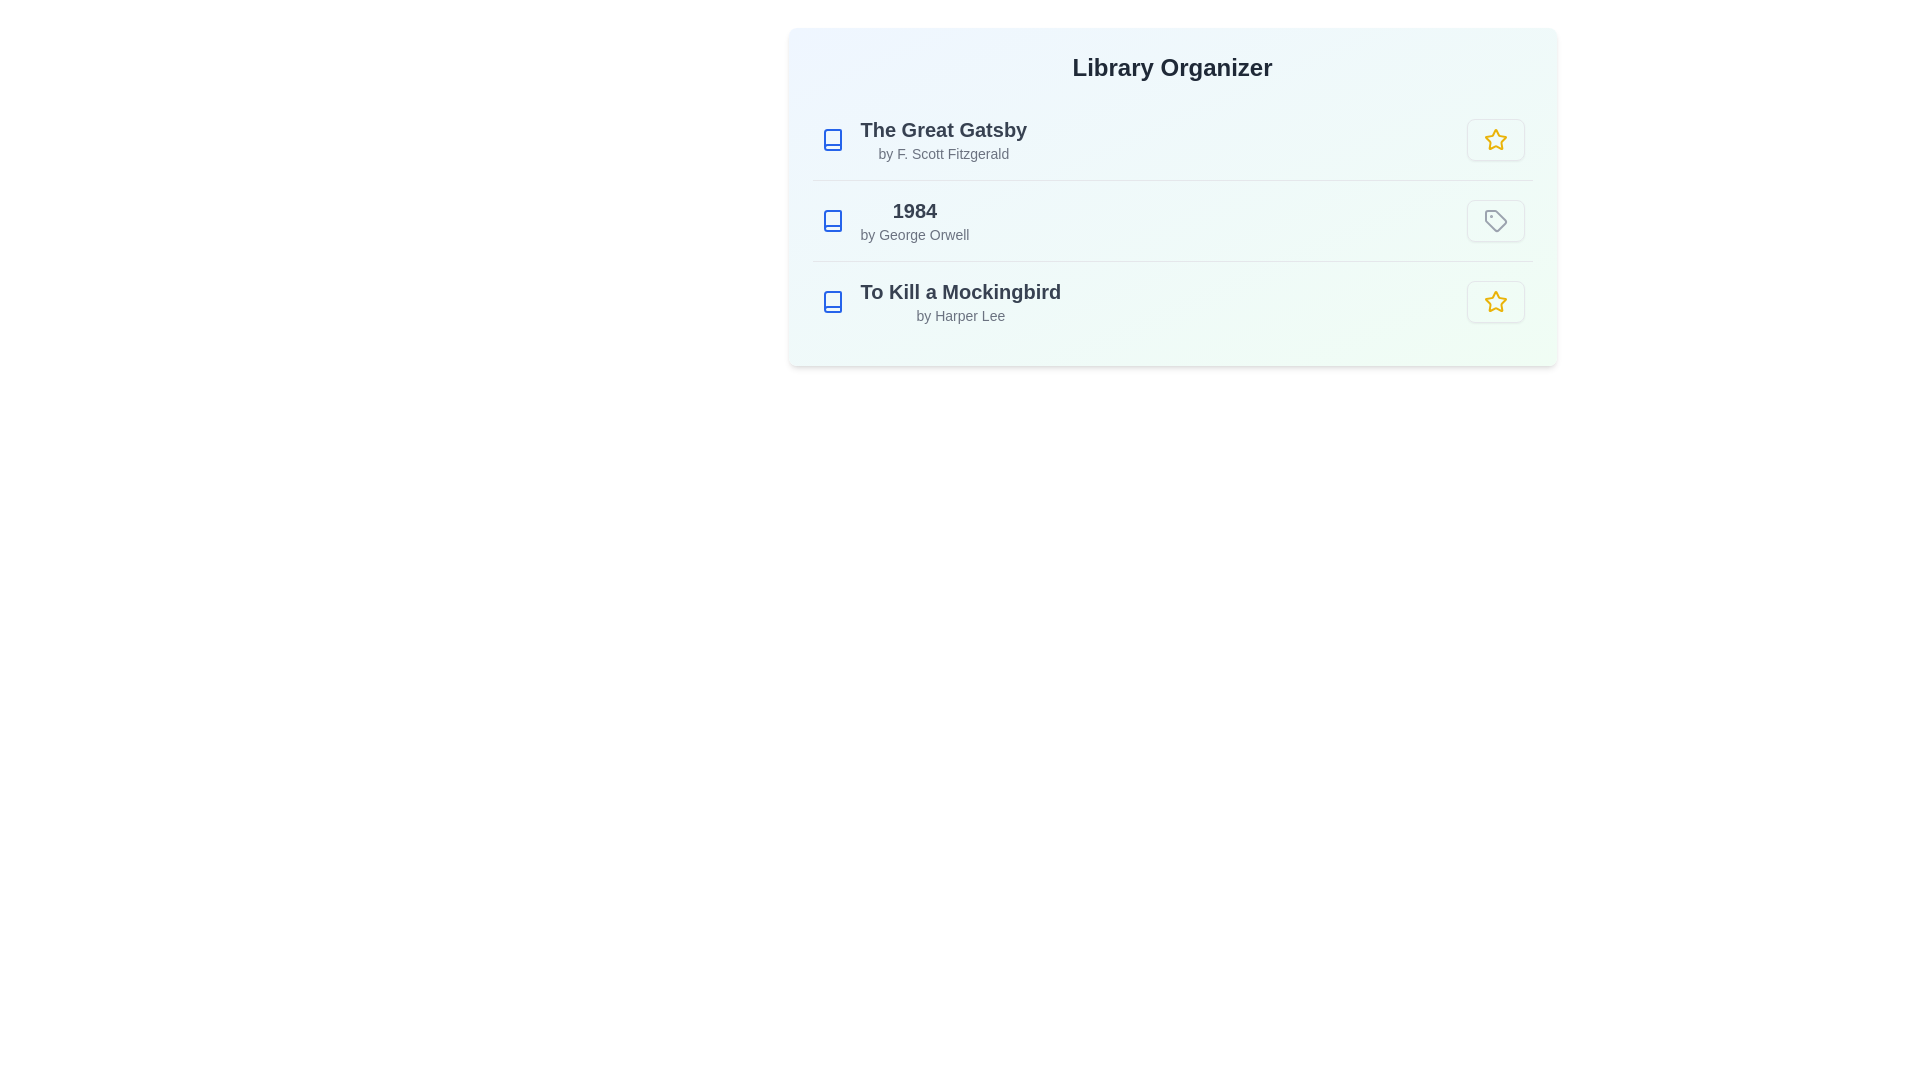  I want to click on the book icon corresponding to To Kill a Mockingbird, so click(832, 301).